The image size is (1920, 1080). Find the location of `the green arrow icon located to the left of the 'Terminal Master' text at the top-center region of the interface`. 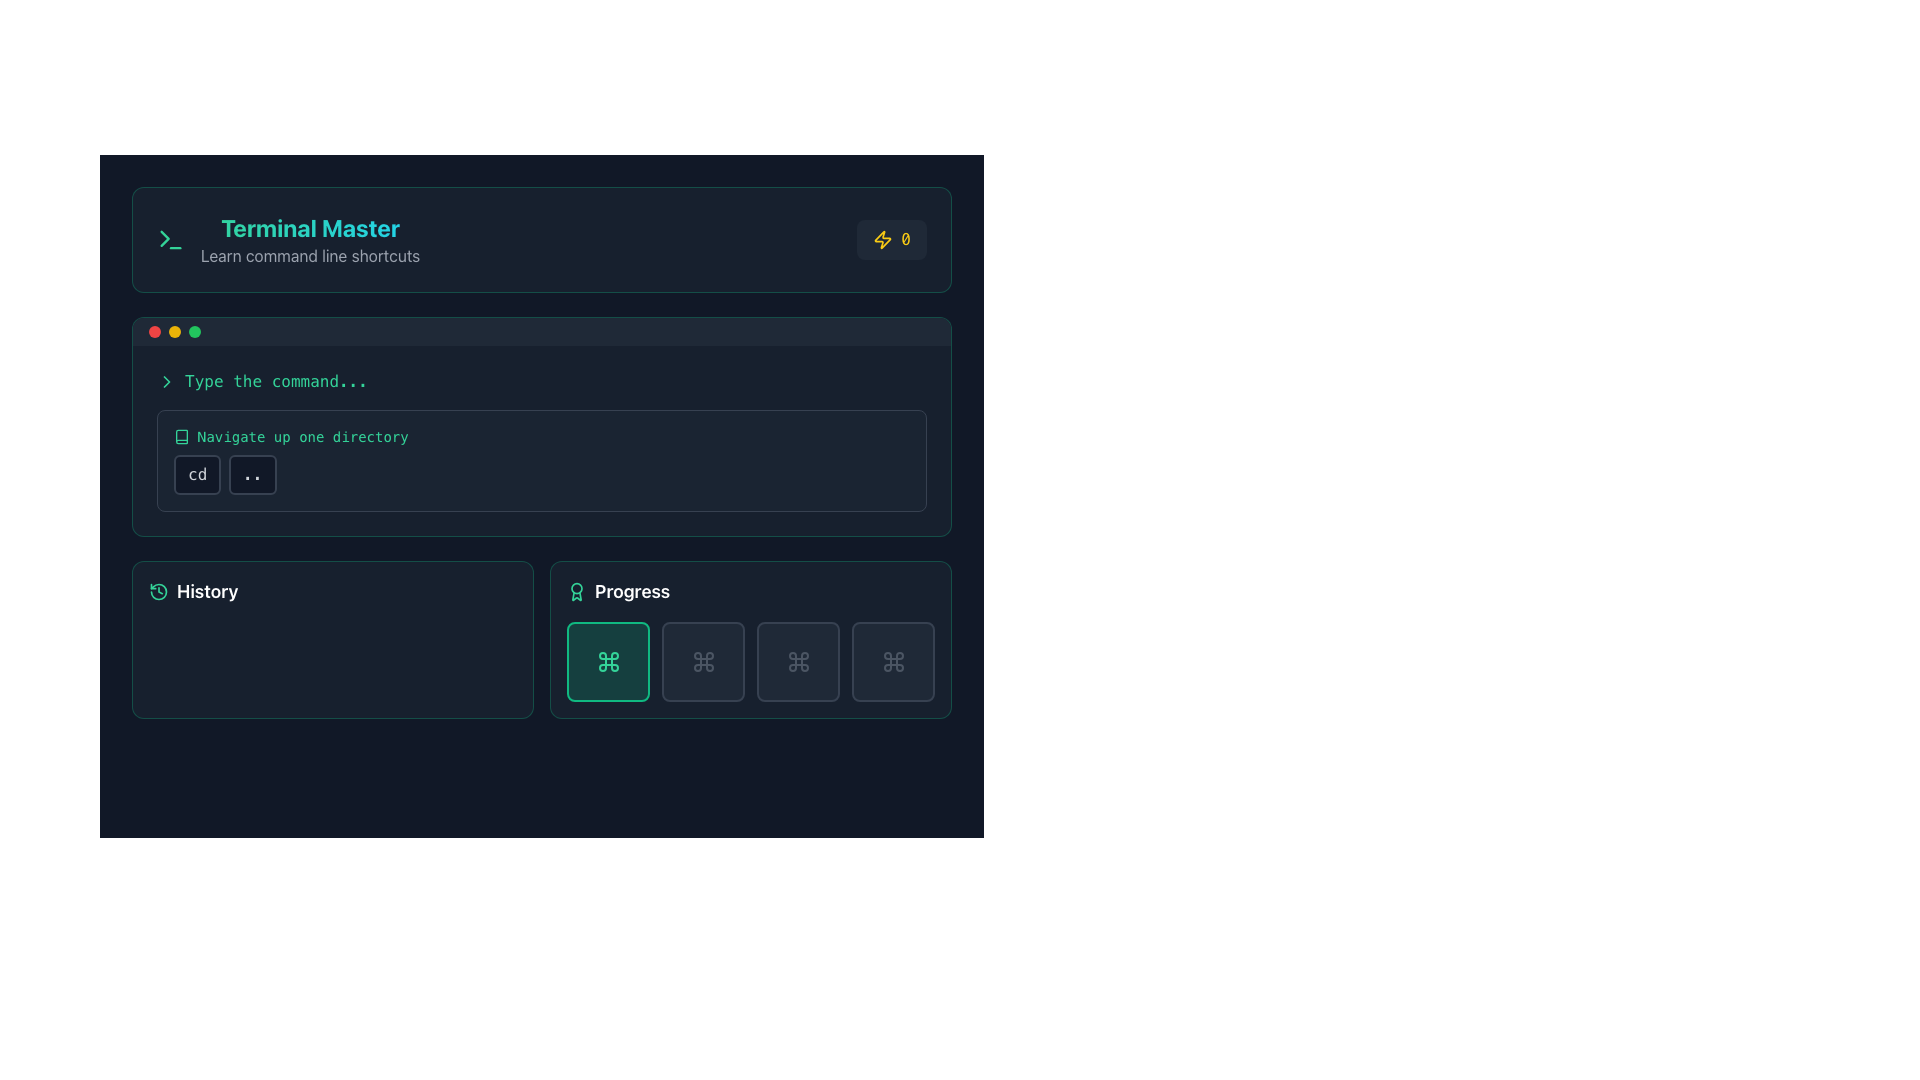

the green arrow icon located to the left of the 'Terminal Master' text at the top-center region of the interface is located at coordinates (171, 238).